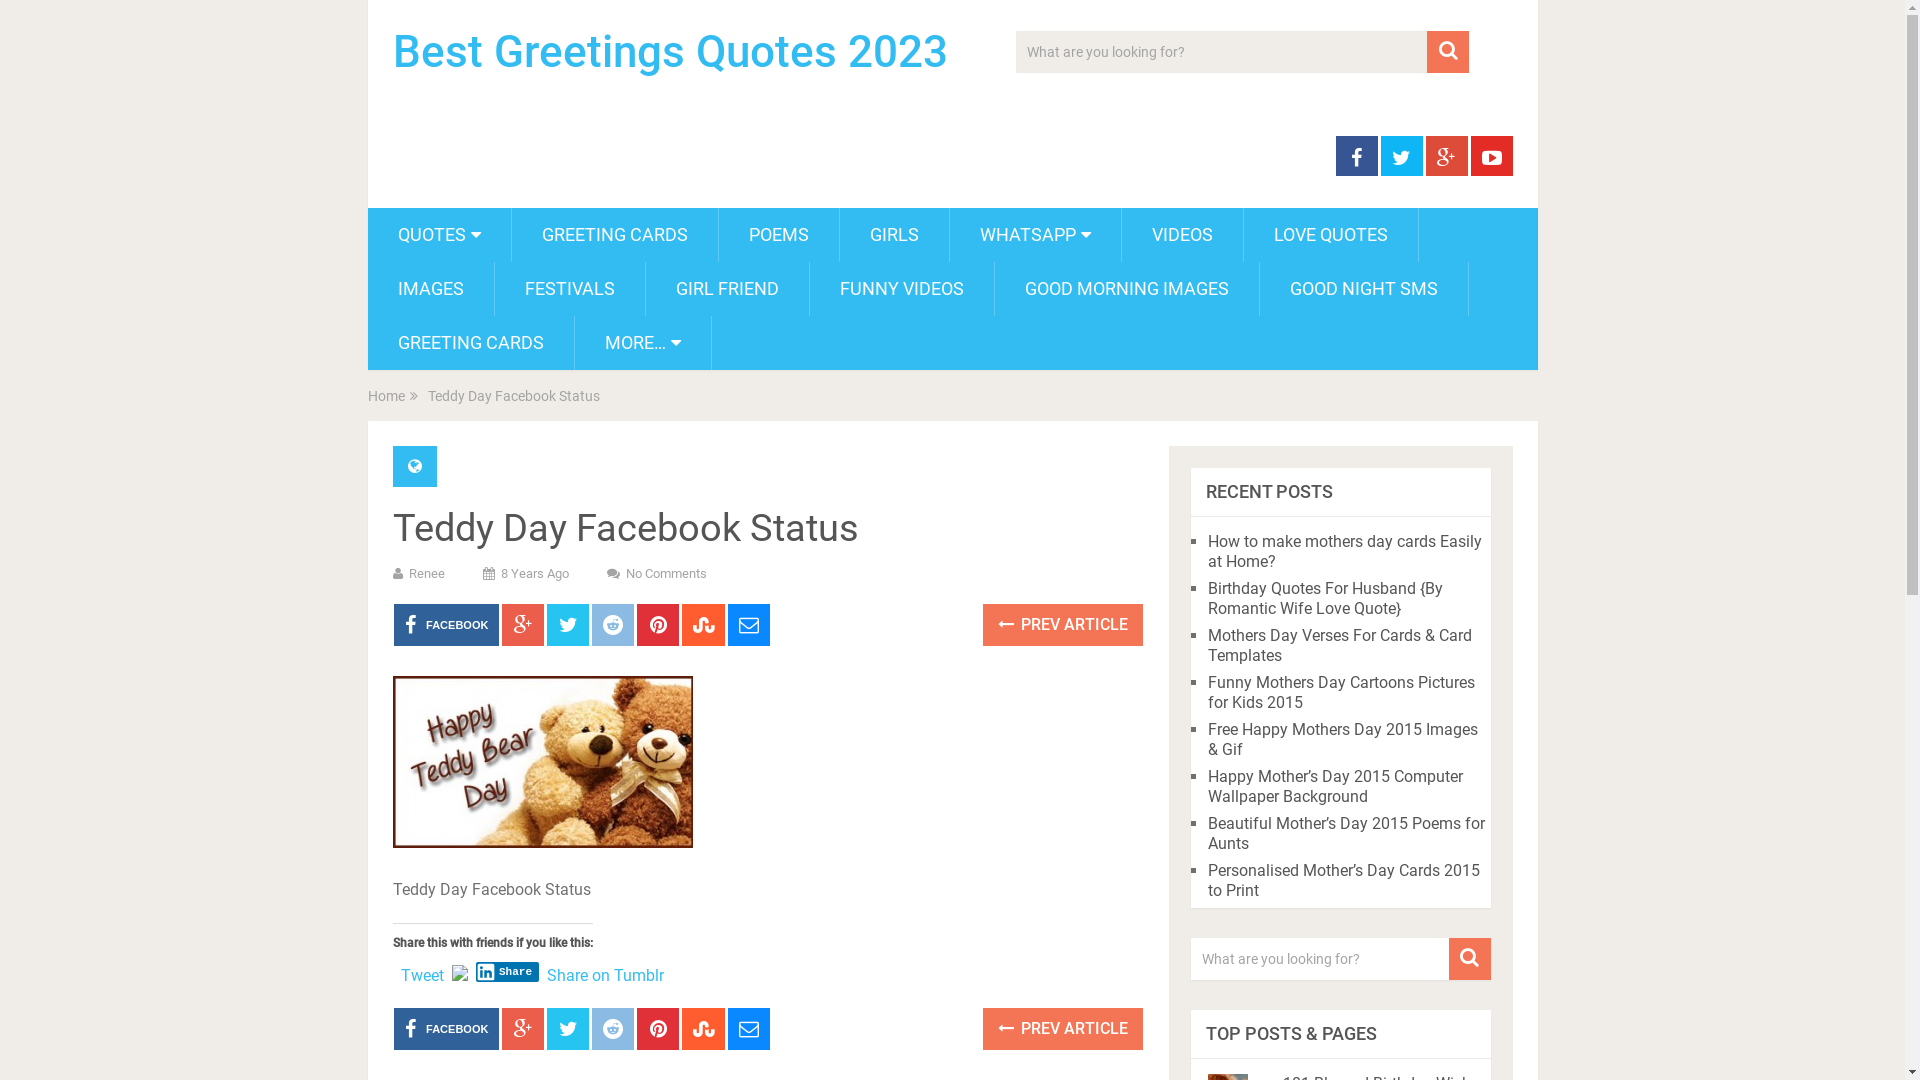  What do you see at coordinates (1341, 691) in the screenshot?
I see `'Funny Mothers Day Cartoons Pictures for Kids 2015'` at bounding box center [1341, 691].